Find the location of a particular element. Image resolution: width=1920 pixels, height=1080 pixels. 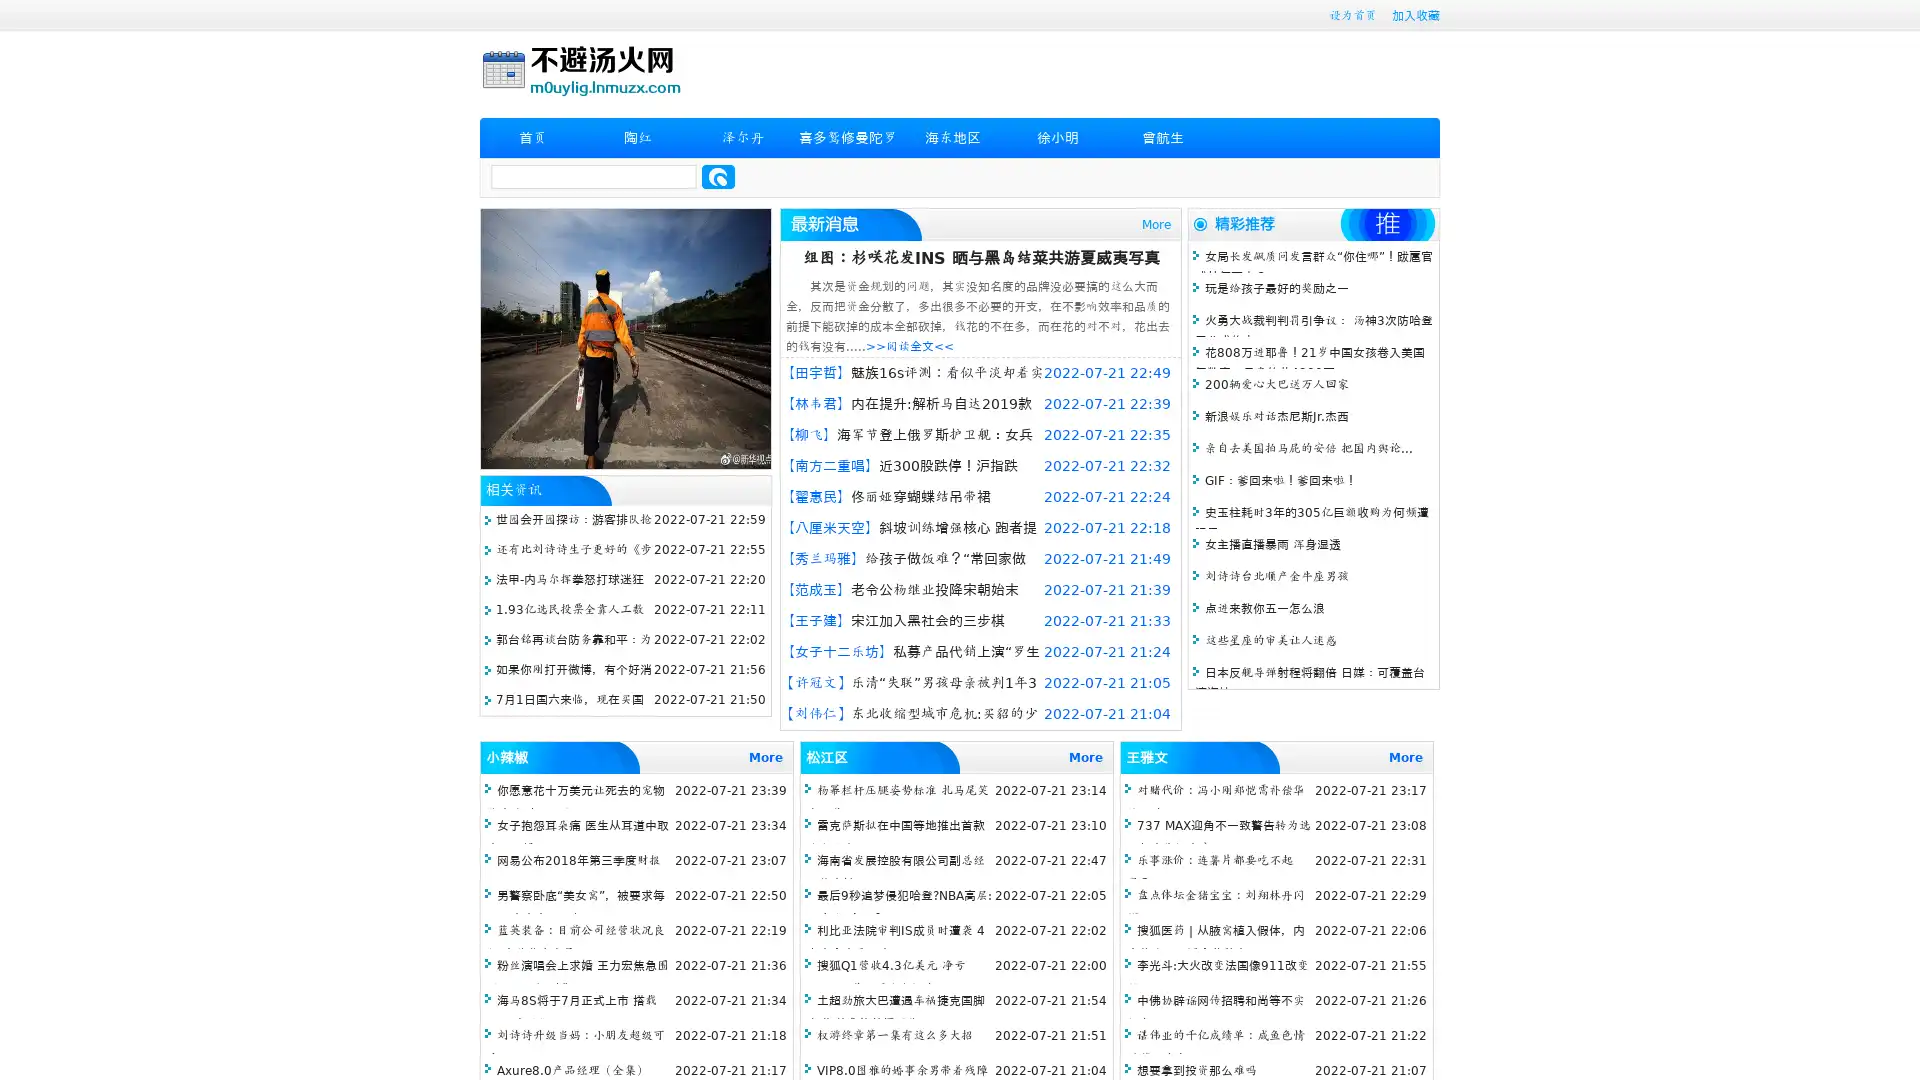

Search is located at coordinates (718, 176).